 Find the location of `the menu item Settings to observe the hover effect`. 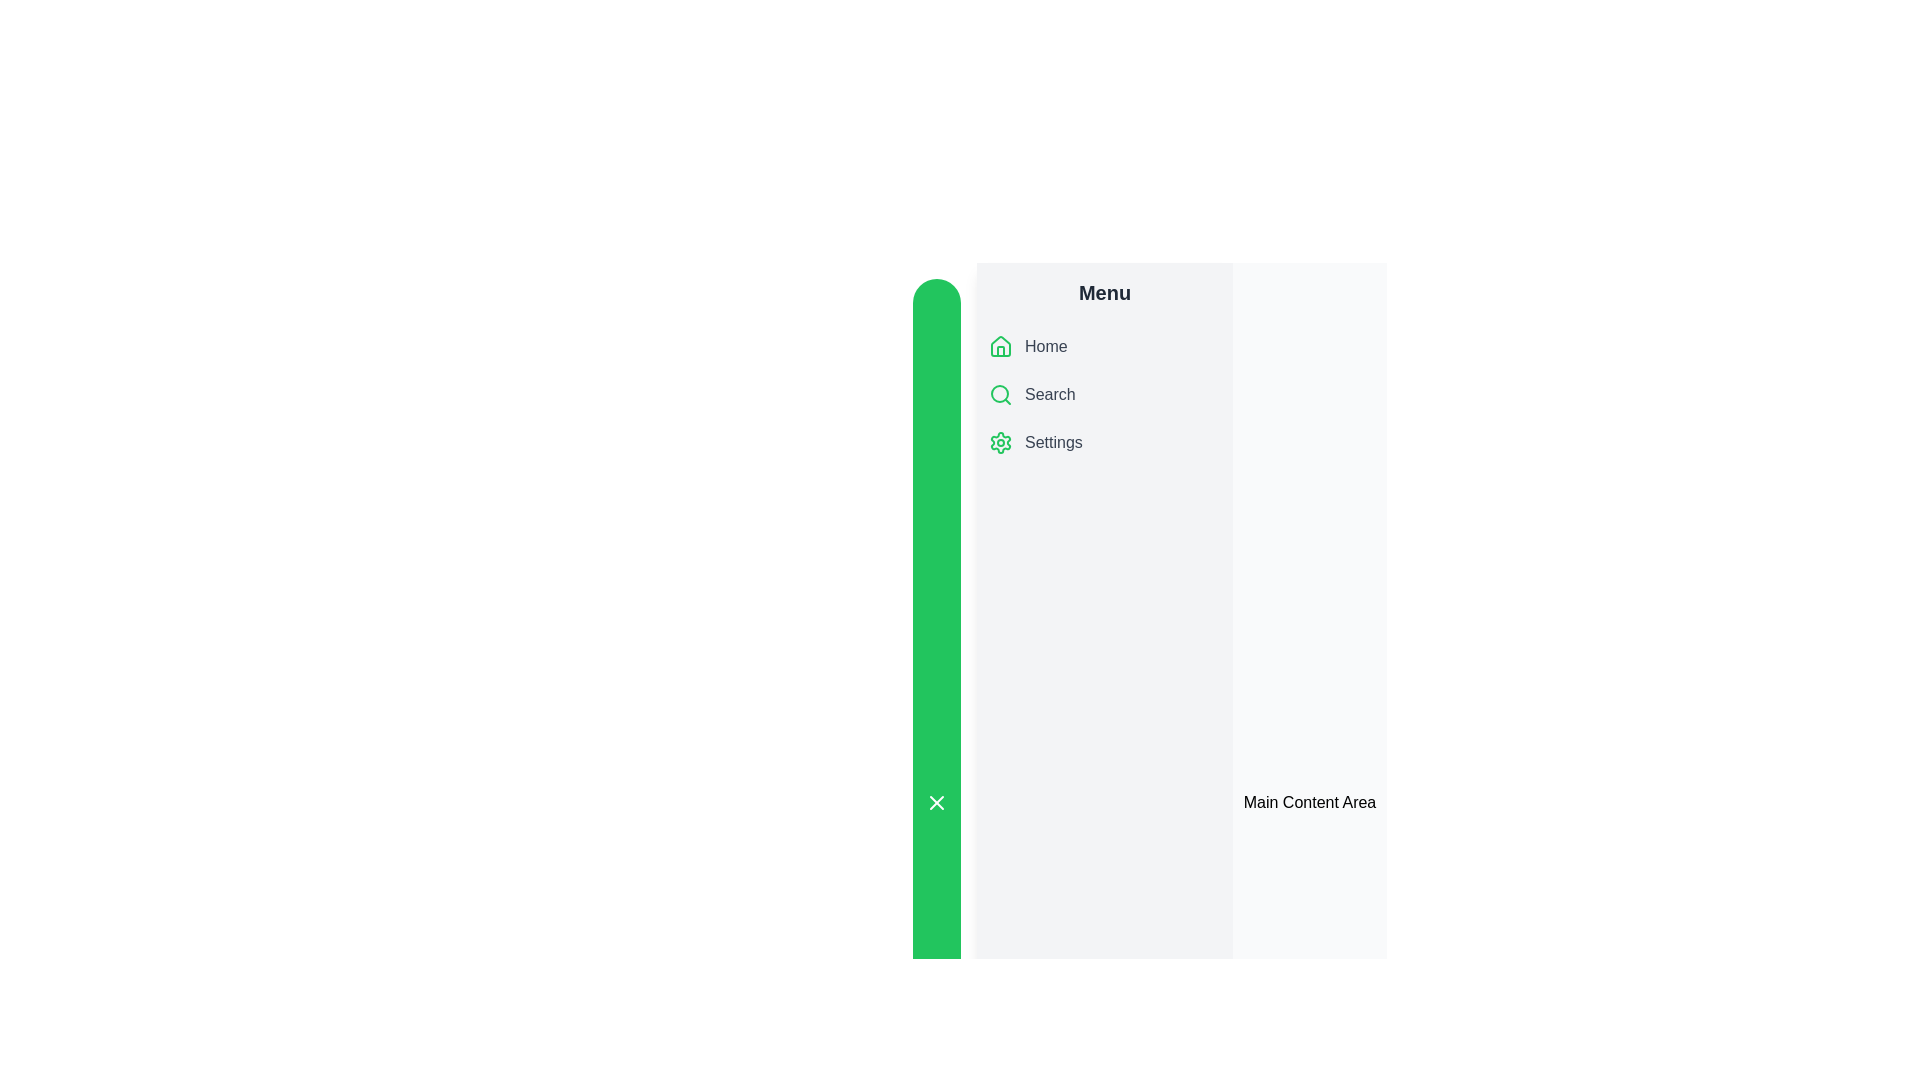

the menu item Settings to observe the hover effect is located at coordinates (1103, 442).